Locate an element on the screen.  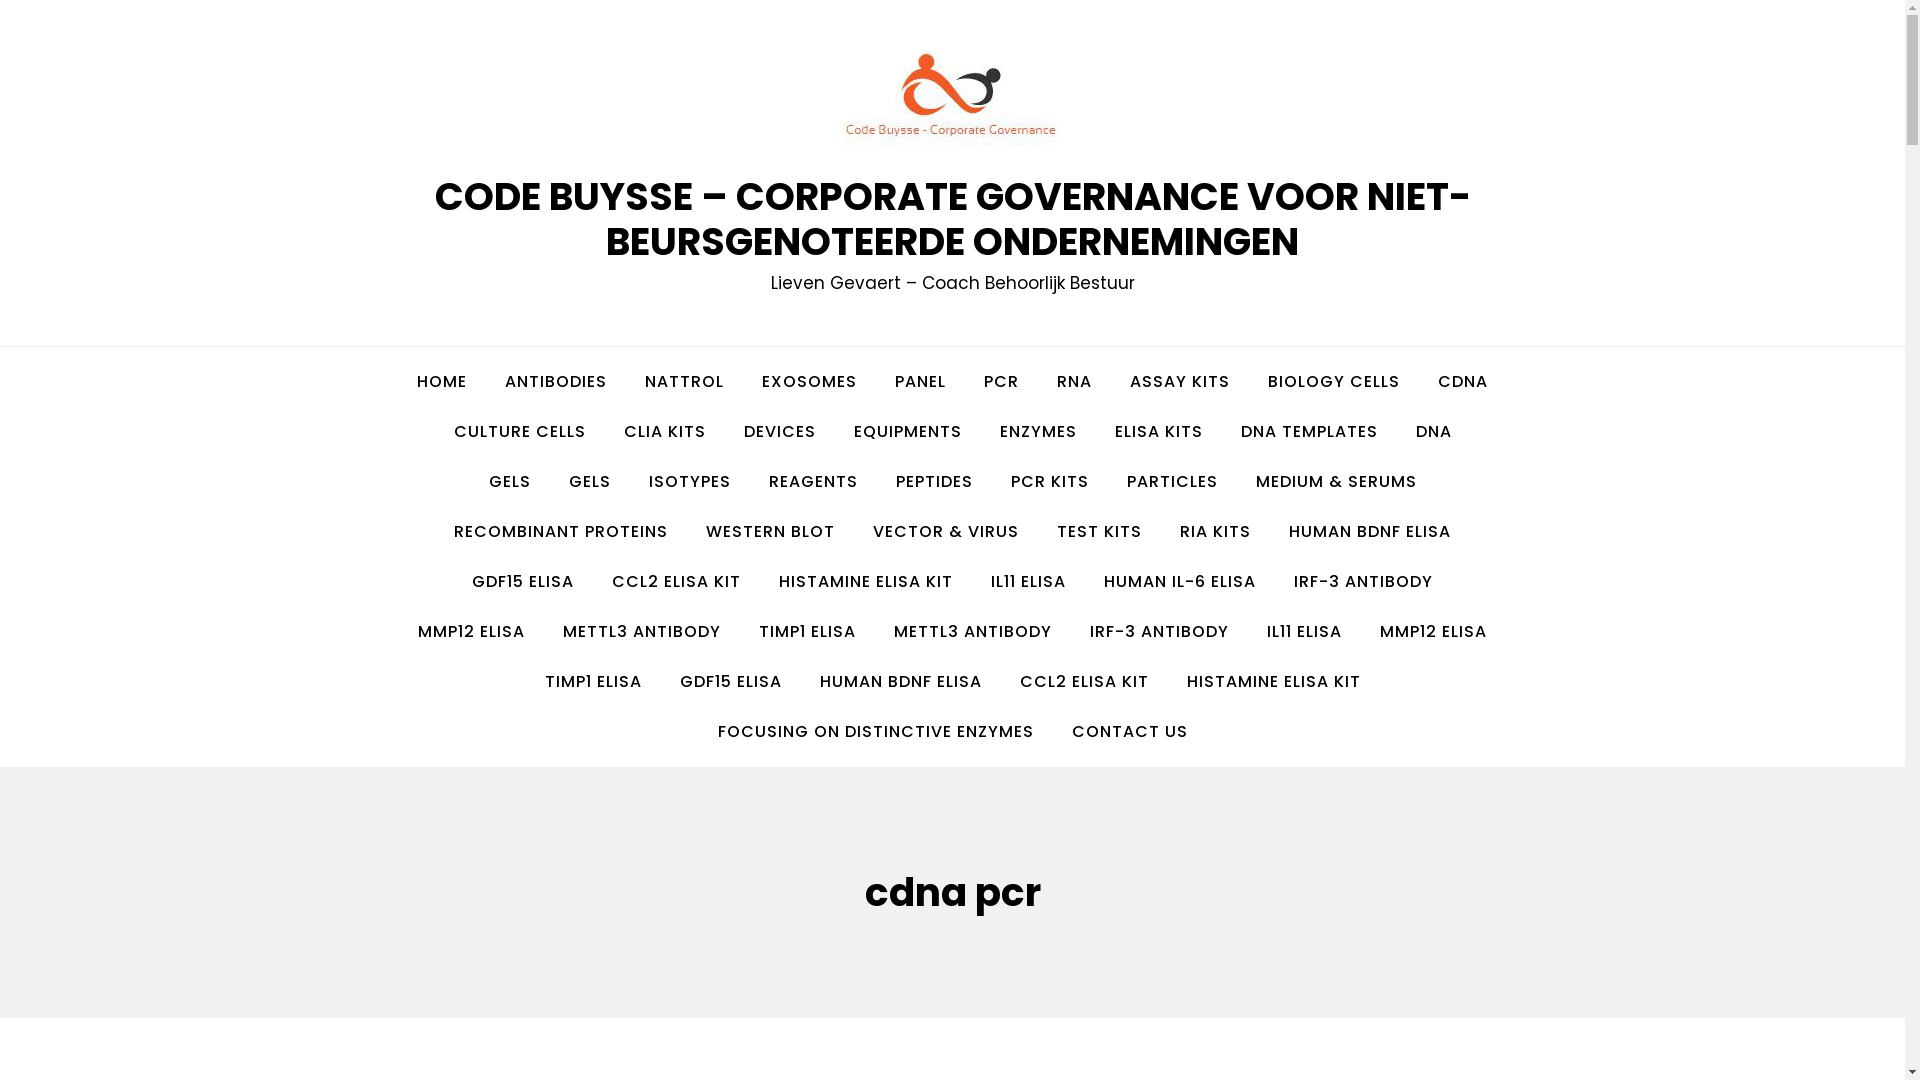
'TIMP1 ELISA' is located at coordinates (592, 681).